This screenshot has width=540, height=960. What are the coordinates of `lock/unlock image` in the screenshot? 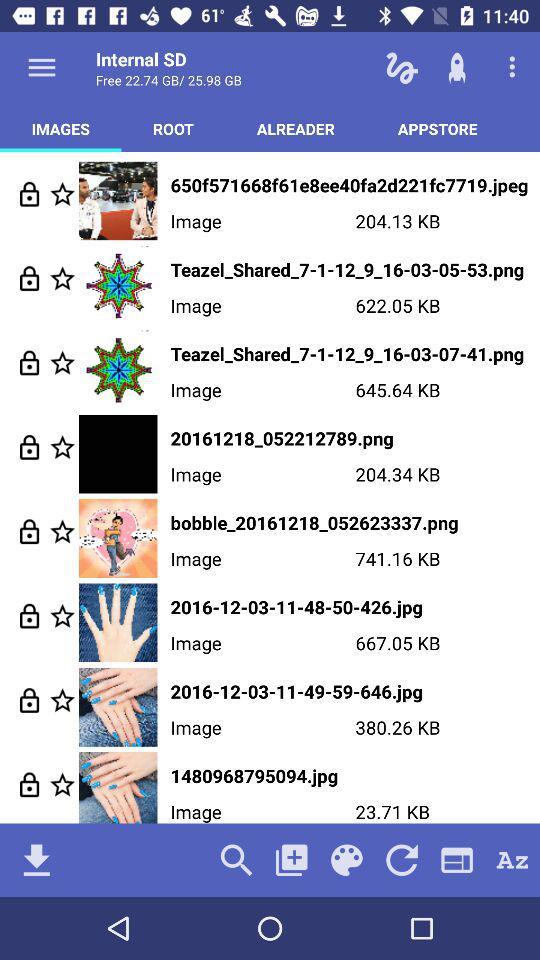 It's located at (28, 277).